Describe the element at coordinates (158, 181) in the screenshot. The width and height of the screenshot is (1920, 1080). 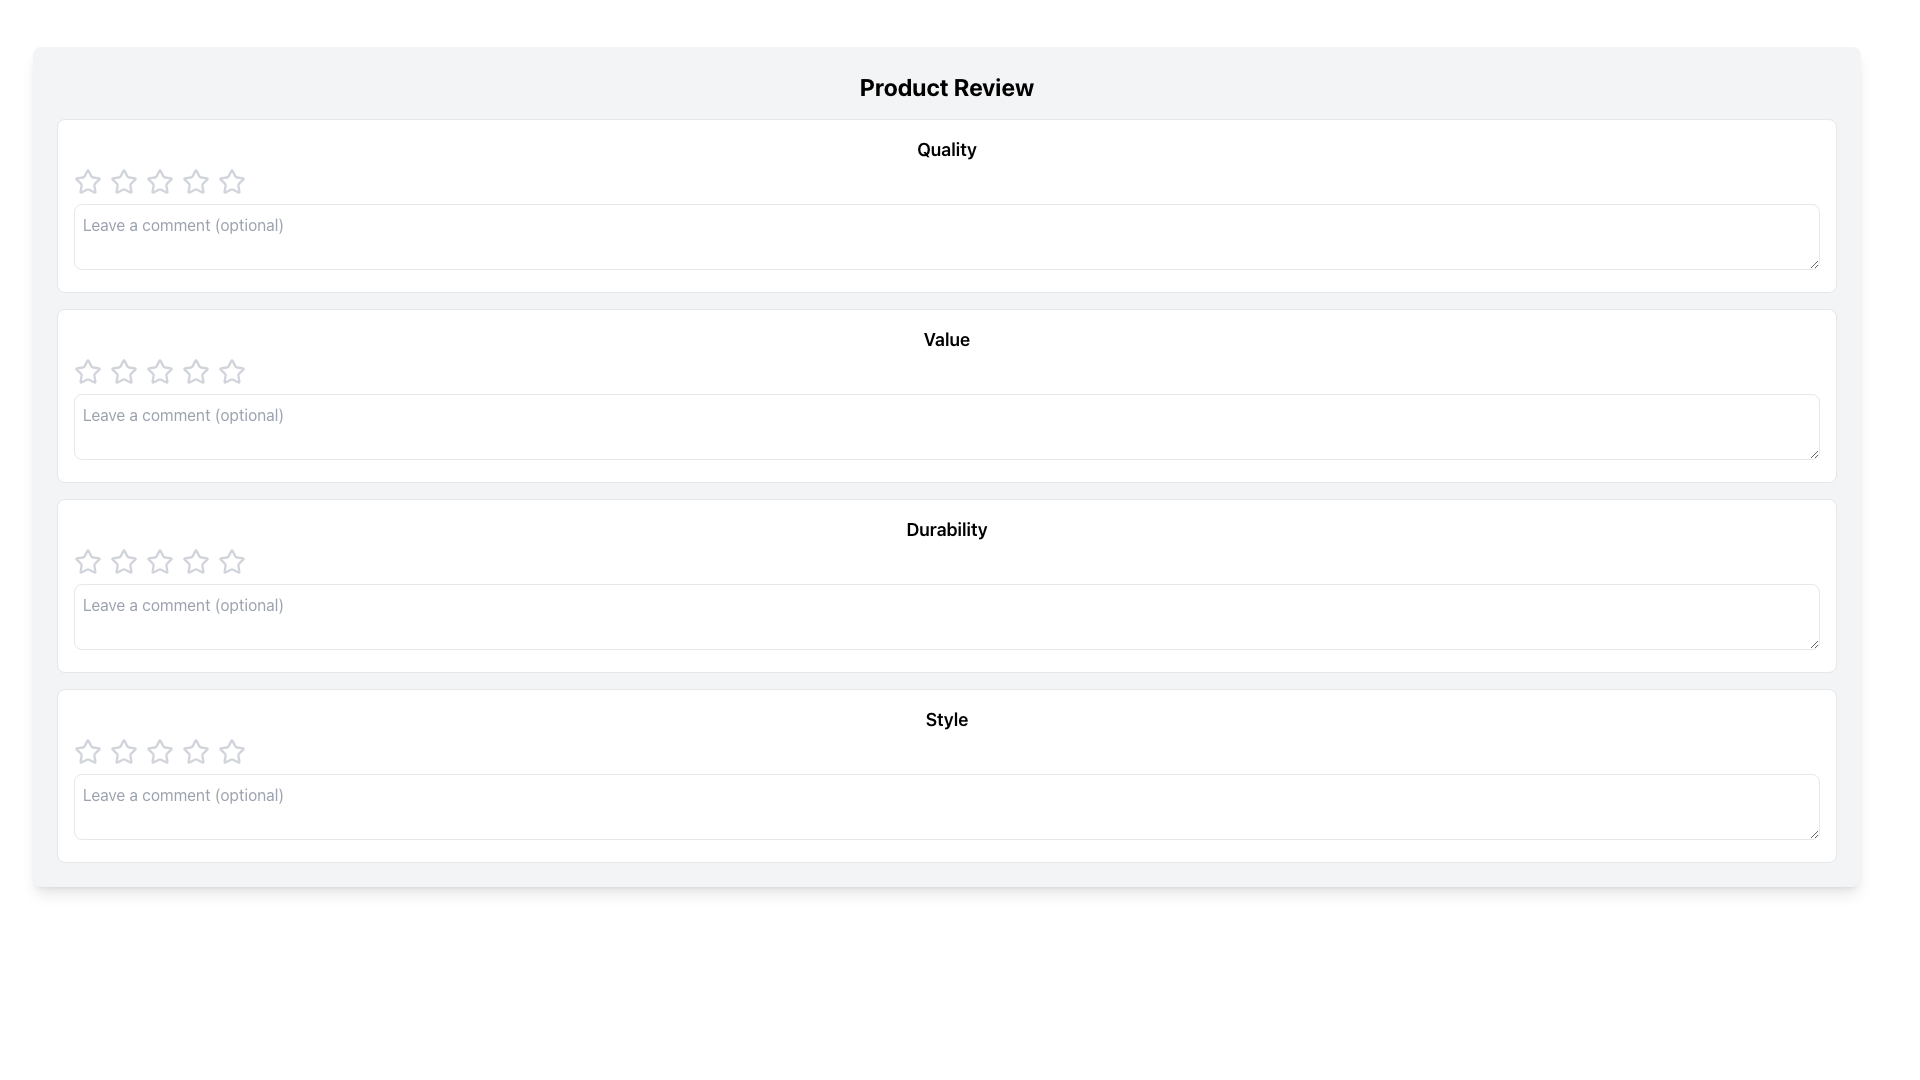
I see `the second star in the rating system for the 'Quality' category` at that location.